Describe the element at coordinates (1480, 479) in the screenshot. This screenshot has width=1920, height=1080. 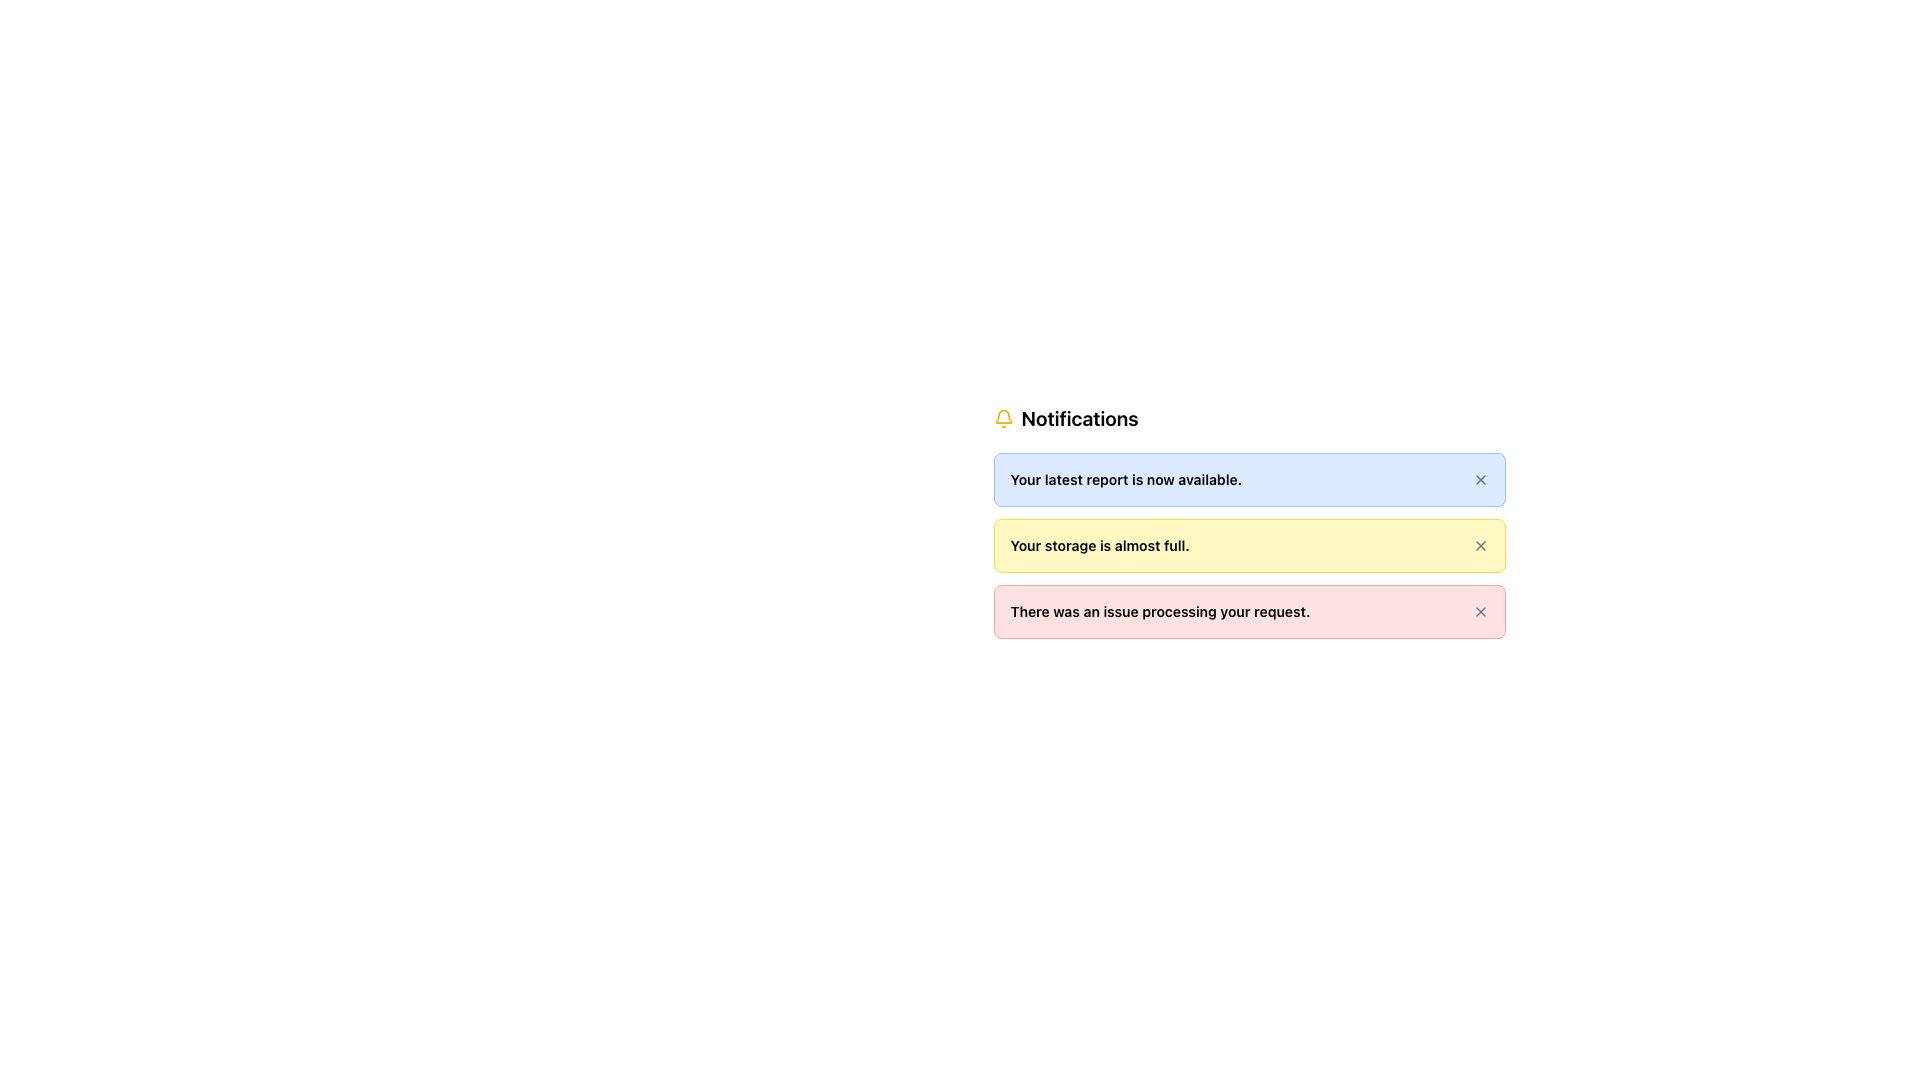
I see `the small 'X' icon button located at the top-right corner of the blue notification box that contains the message 'Your latest report is now available.'` at that location.